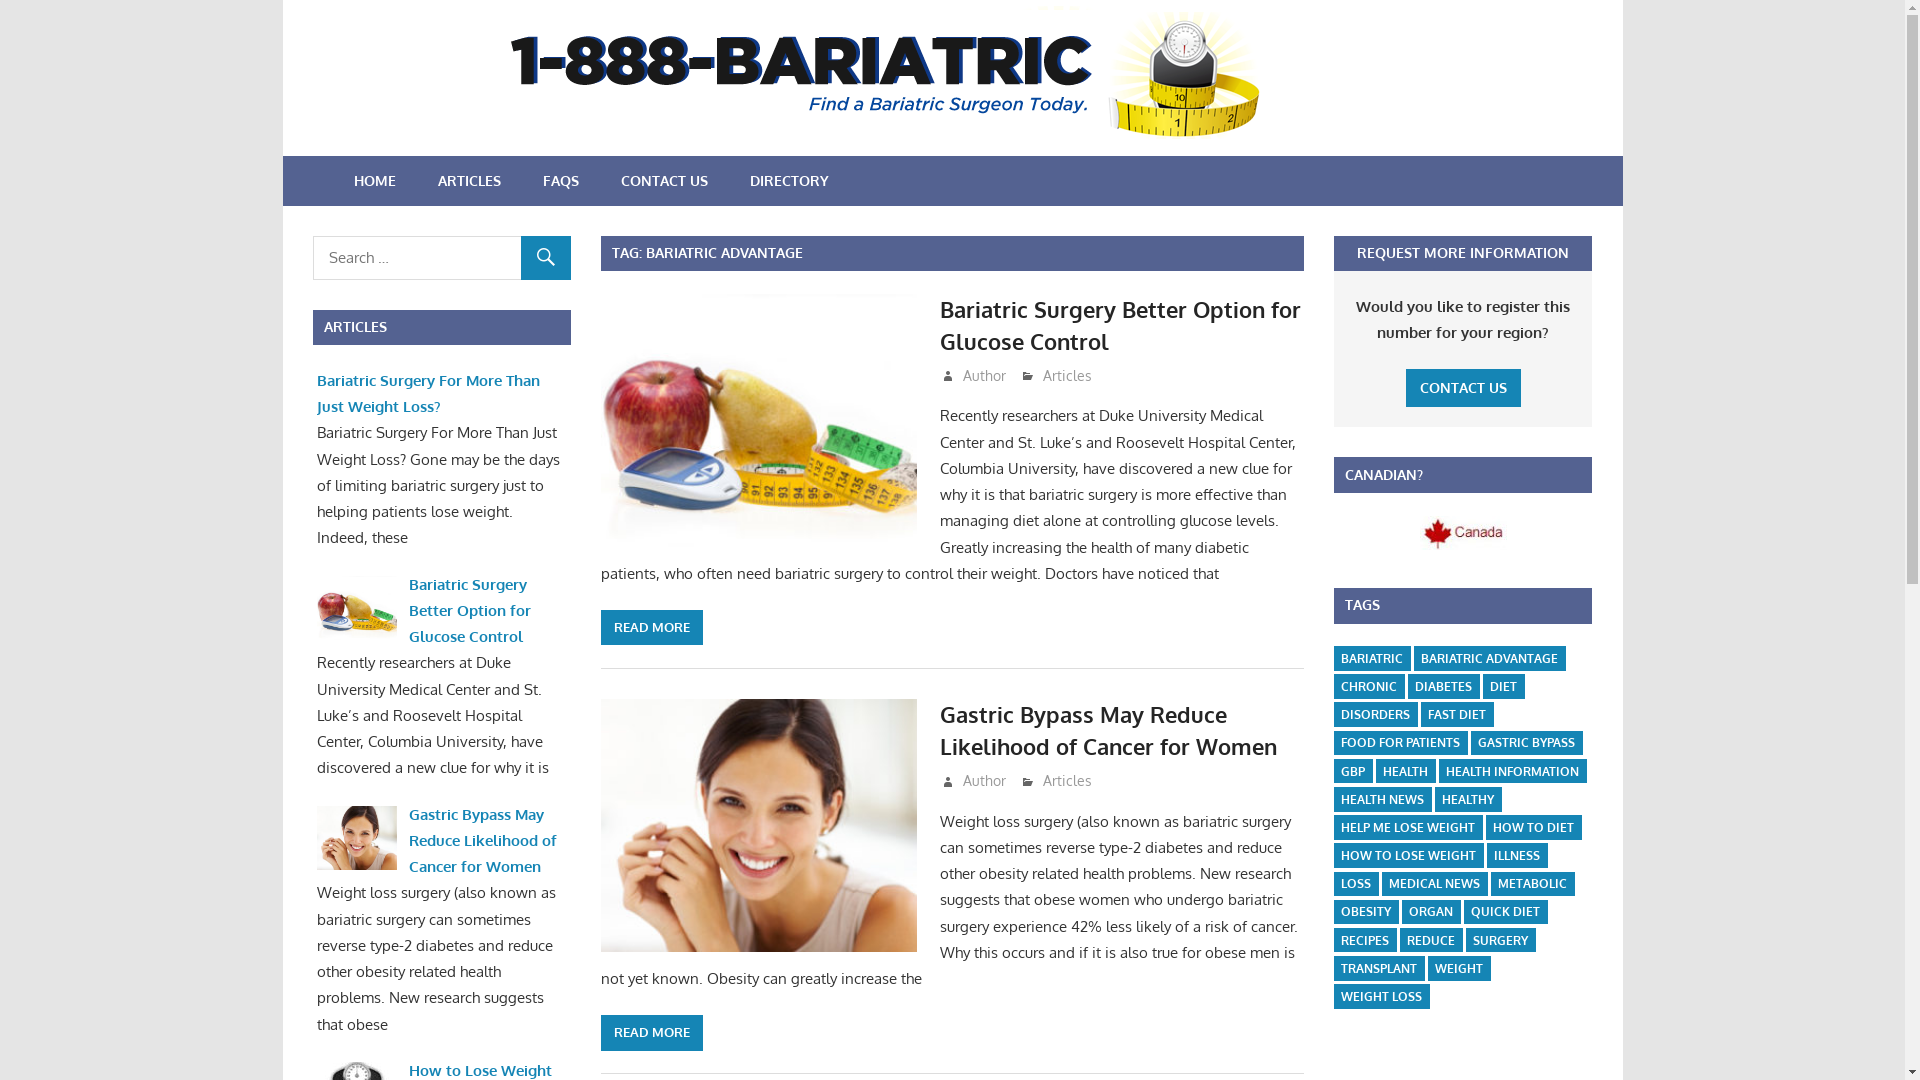 This screenshot has width=1920, height=1080. What do you see at coordinates (984, 375) in the screenshot?
I see `'Author'` at bounding box center [984, 375].